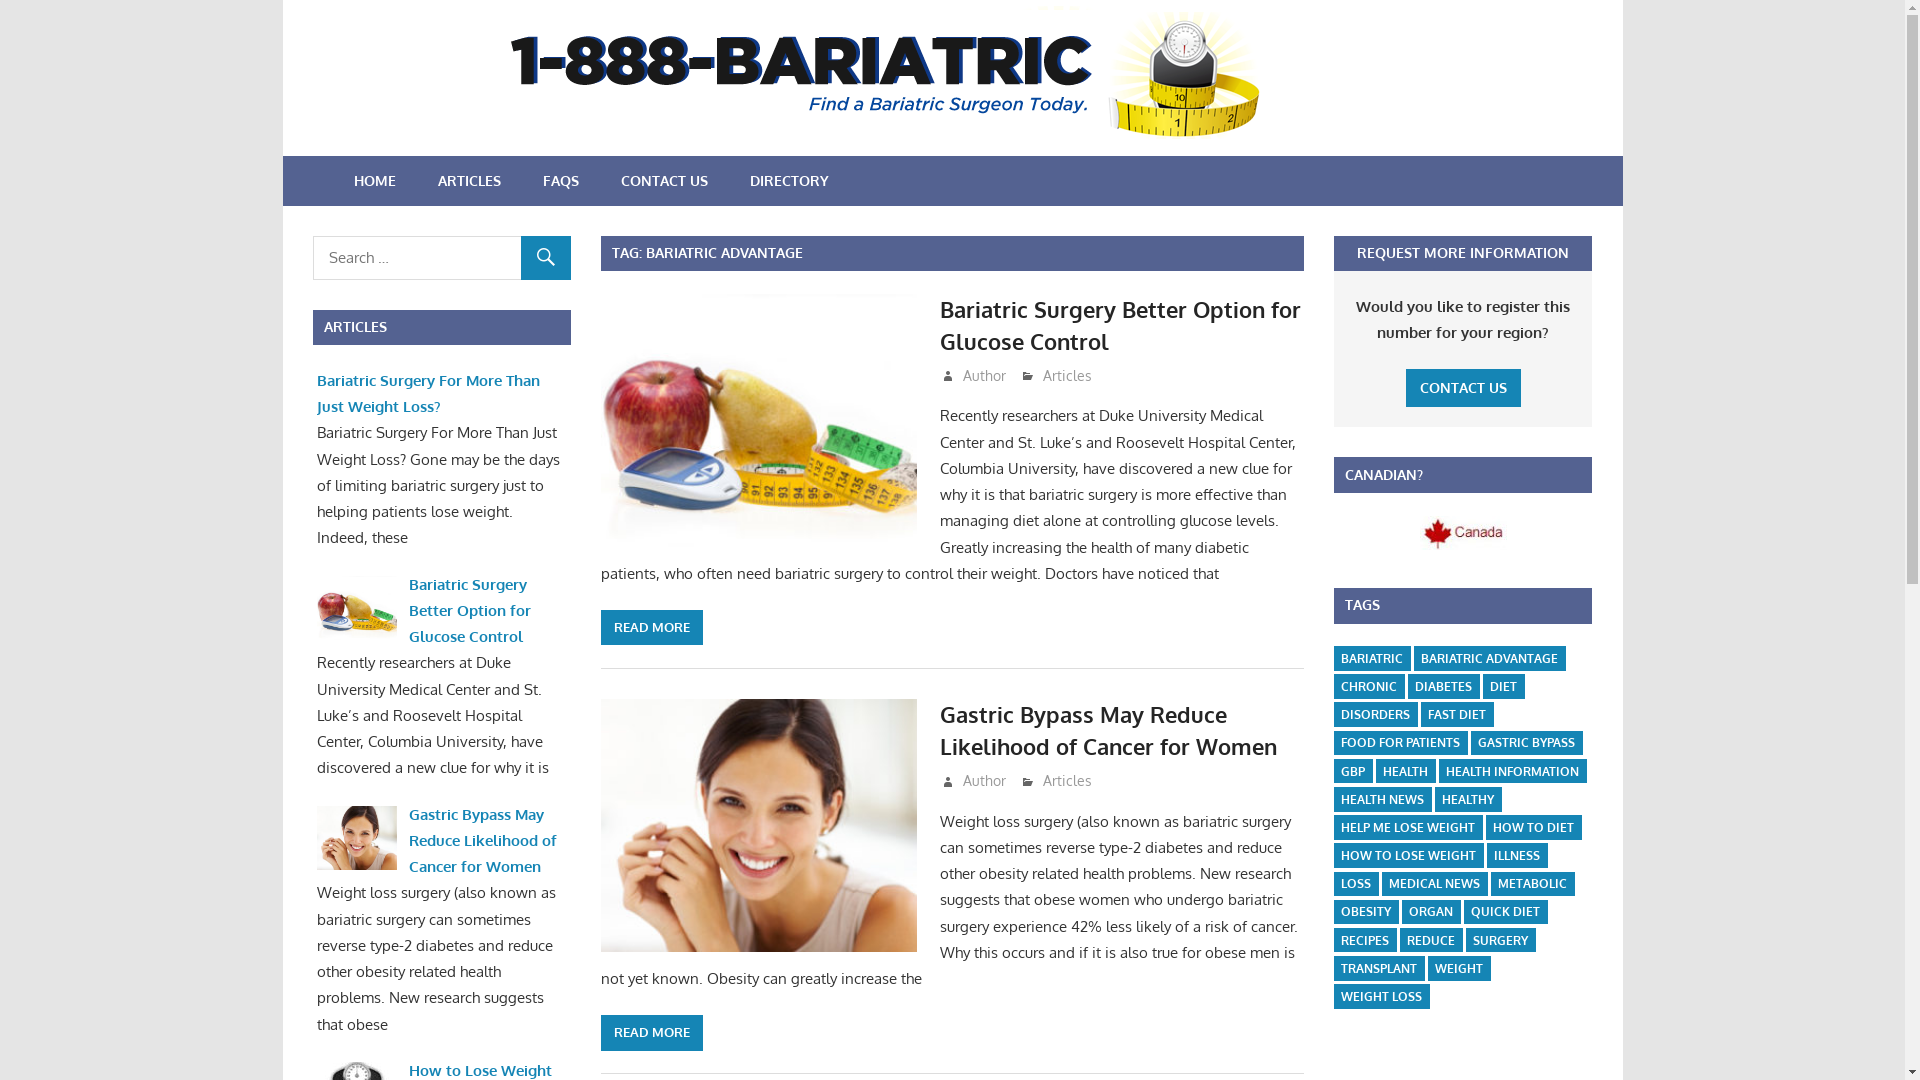 This screenshot has width=1920, height=1080. What do you see at coordinates (984, 375) in the screenshot?
I see `'Author'` at bounding box center [984, 375].